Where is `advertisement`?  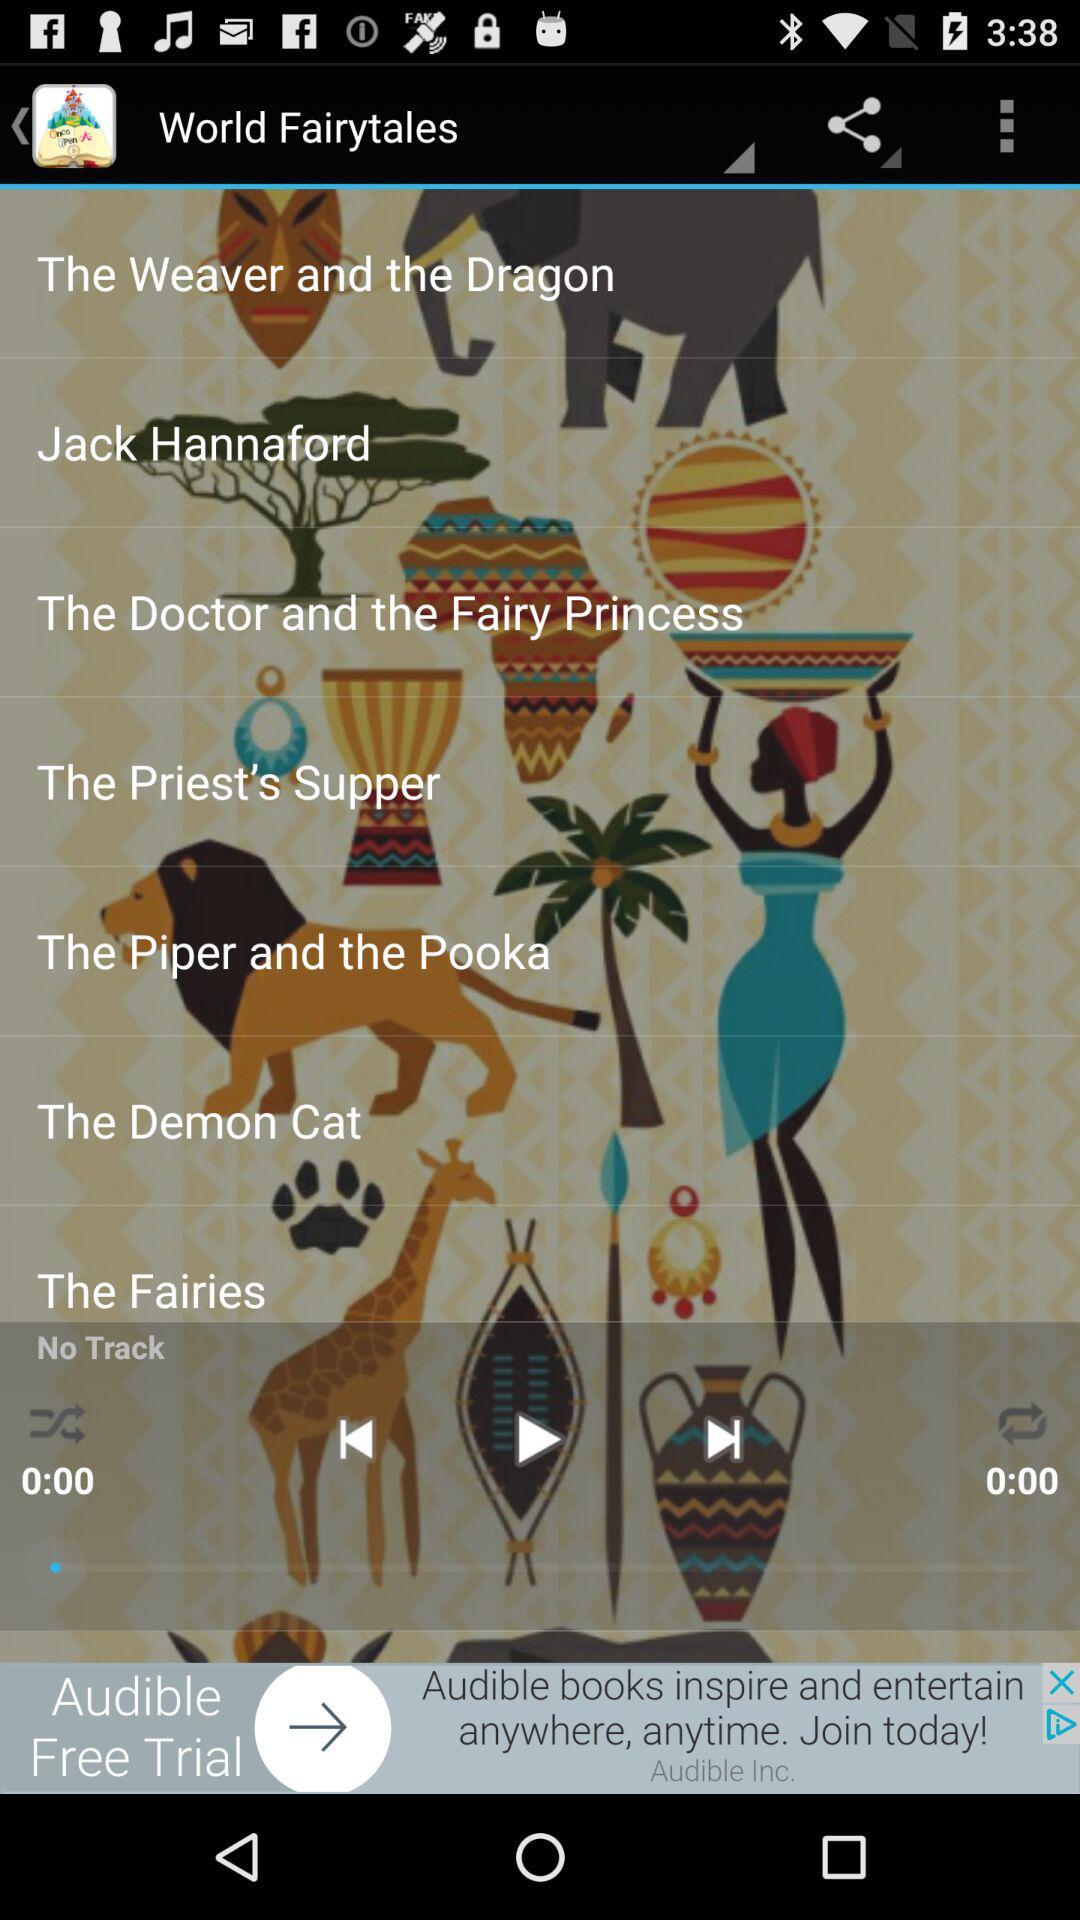 advertisement is located at coordinates (540, 1727).